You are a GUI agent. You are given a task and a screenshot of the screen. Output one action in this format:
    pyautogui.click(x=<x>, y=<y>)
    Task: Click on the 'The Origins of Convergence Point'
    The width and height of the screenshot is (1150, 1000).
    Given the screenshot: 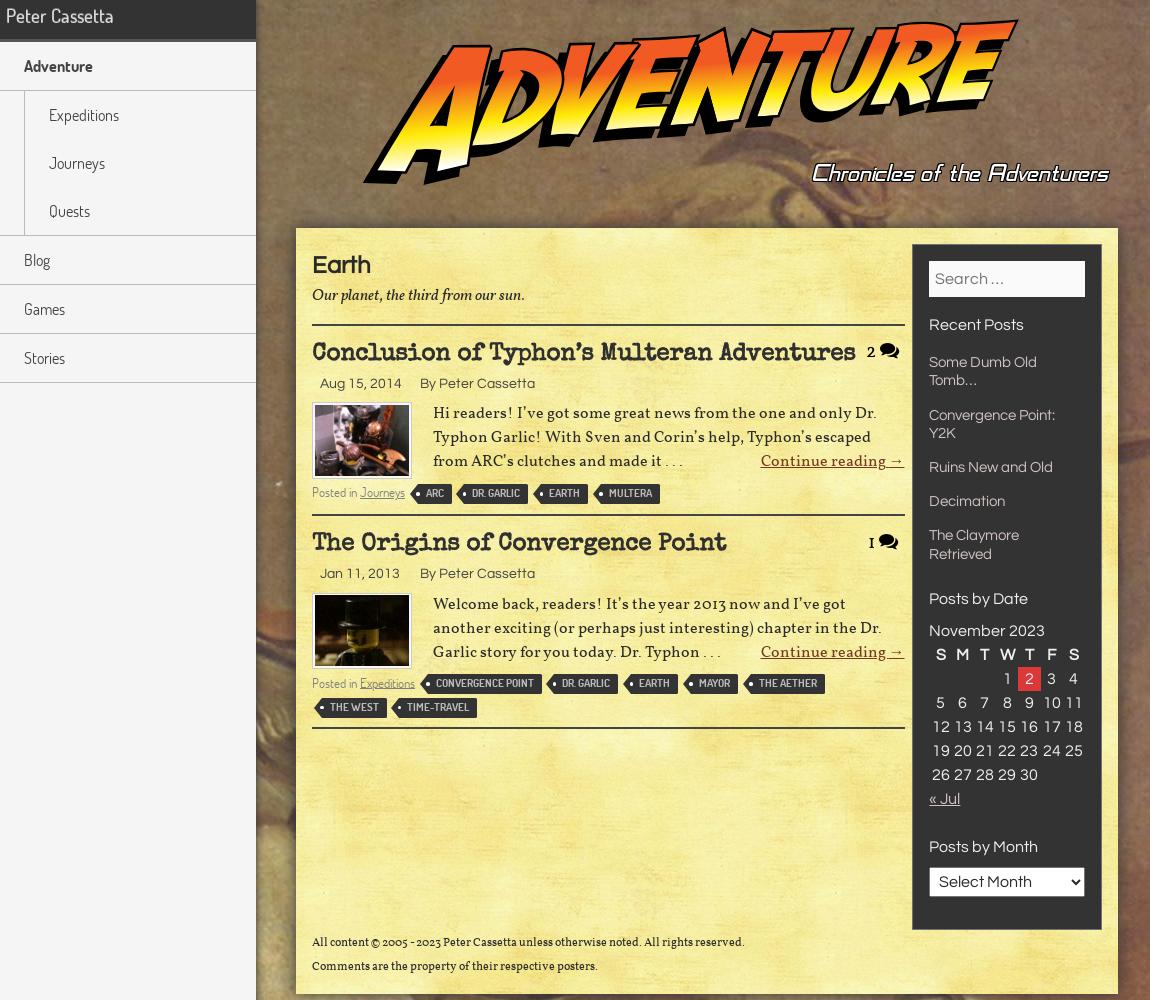 What is the action you would take?
    pyautogui.click(x=518, y=545)
    